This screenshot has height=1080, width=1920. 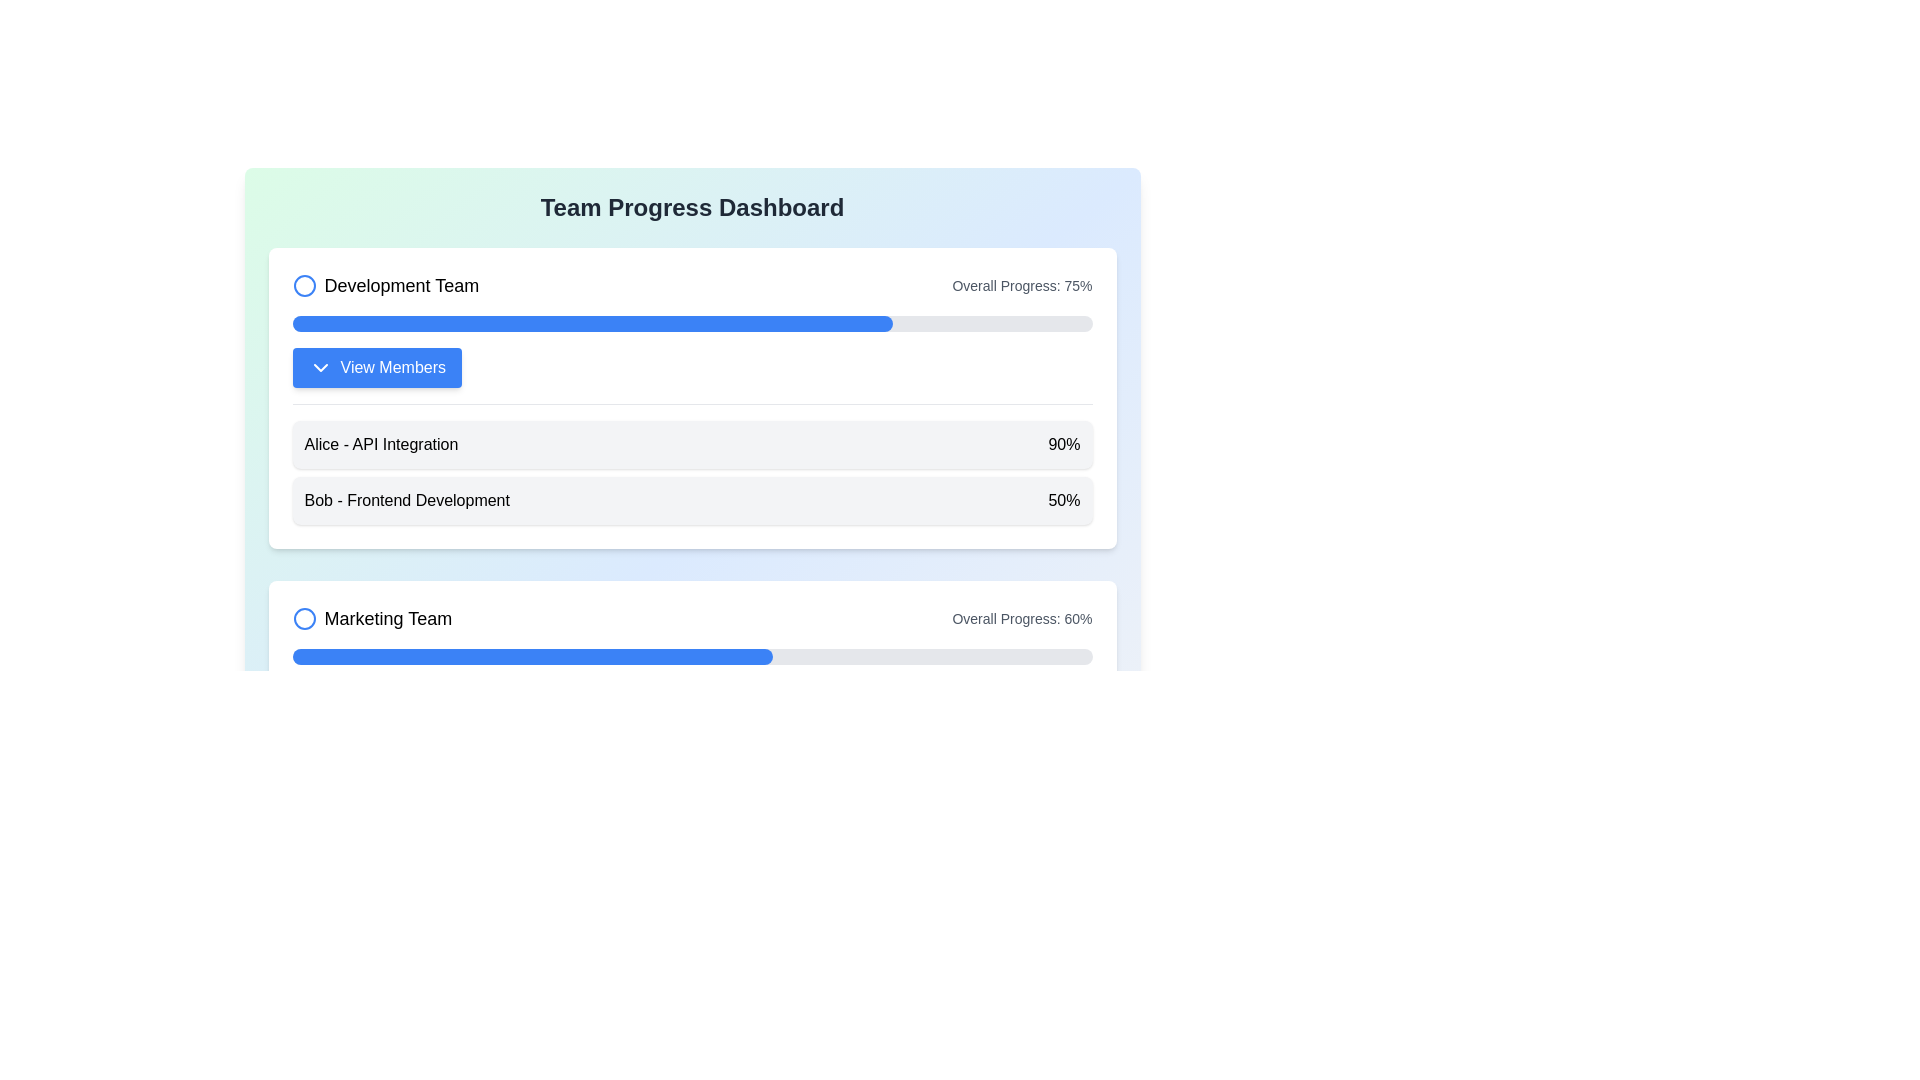 What do you see at coordinates (388, 617) in the screenshot?
I see `the 'Marketing Team' text label to interact with it, which is displayed in a medium-size bold font adjacent to a blue circular icon` at bounding box center [388, 617].